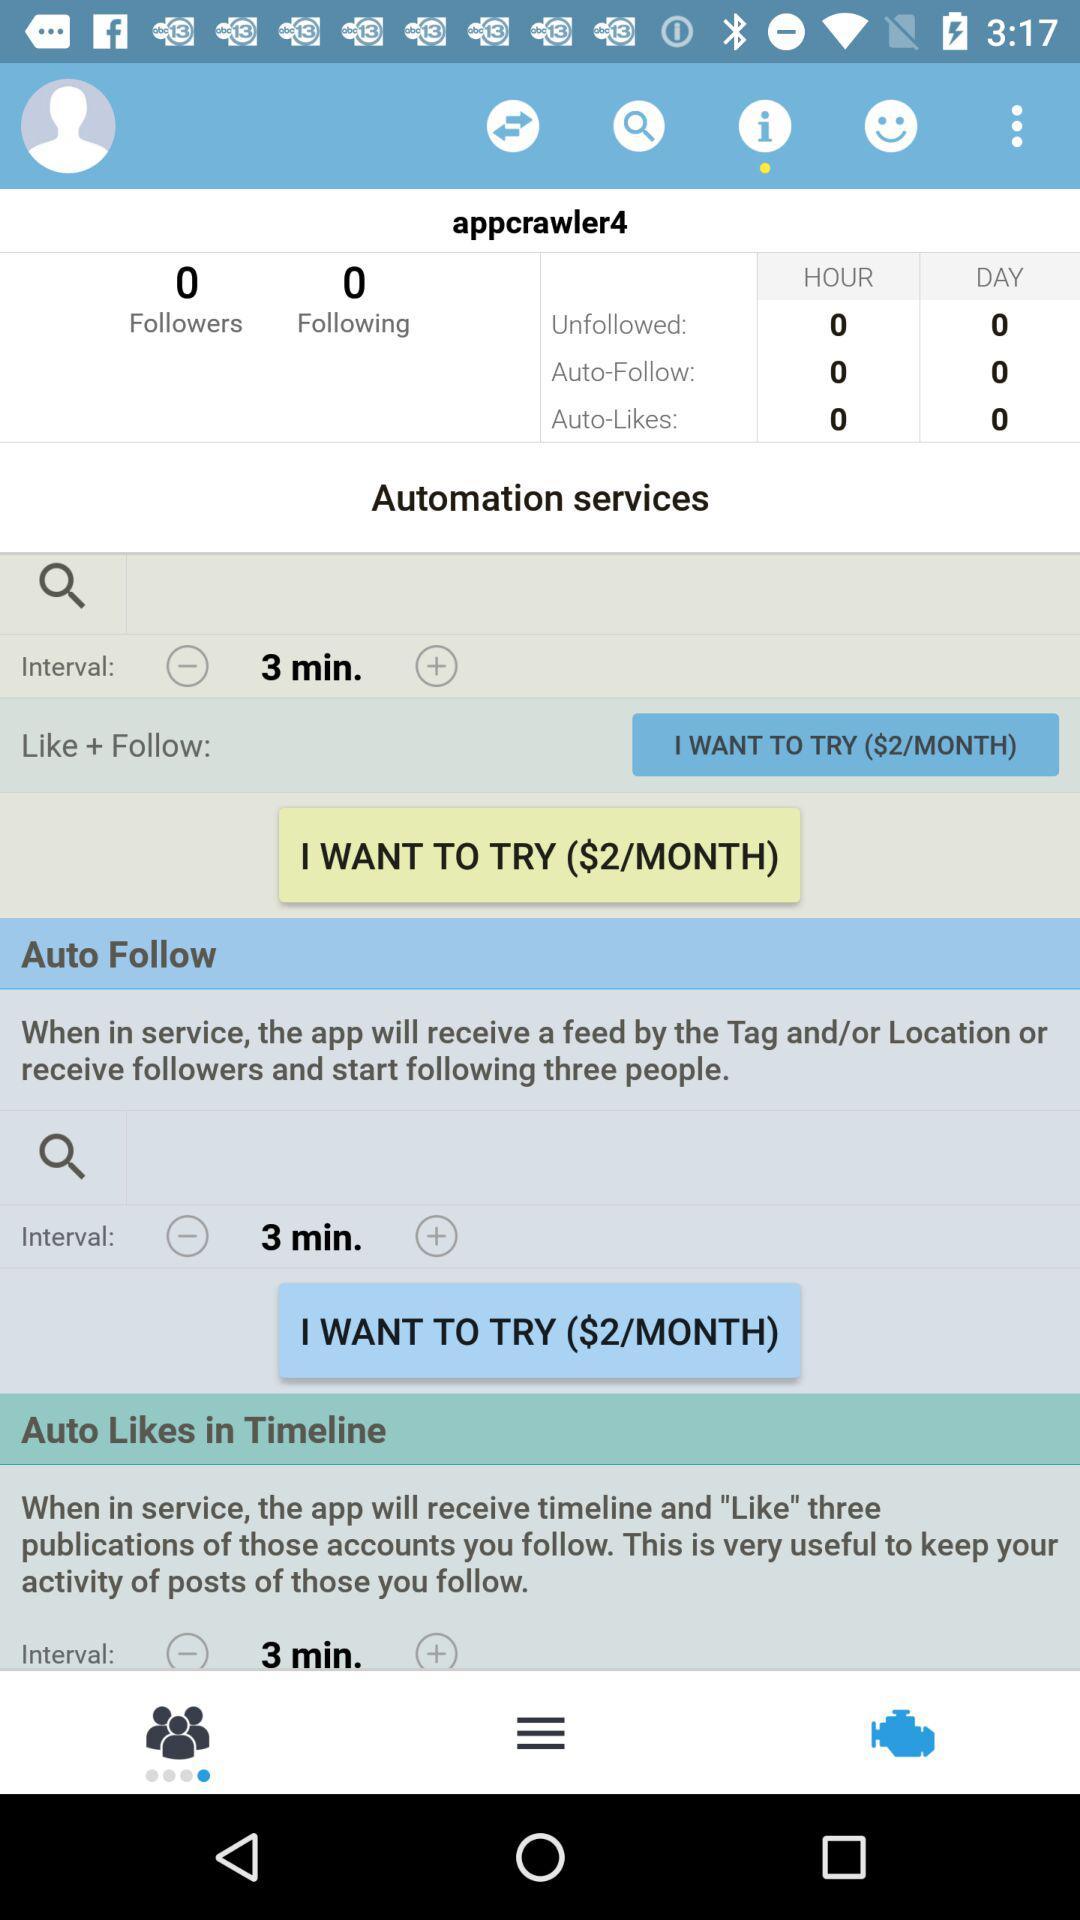 The width and height of the screenshot is (1080, 1920). Describe the element at coordinates (900, 1730) in the screenshot. I see `item below when in service icon` at that location.